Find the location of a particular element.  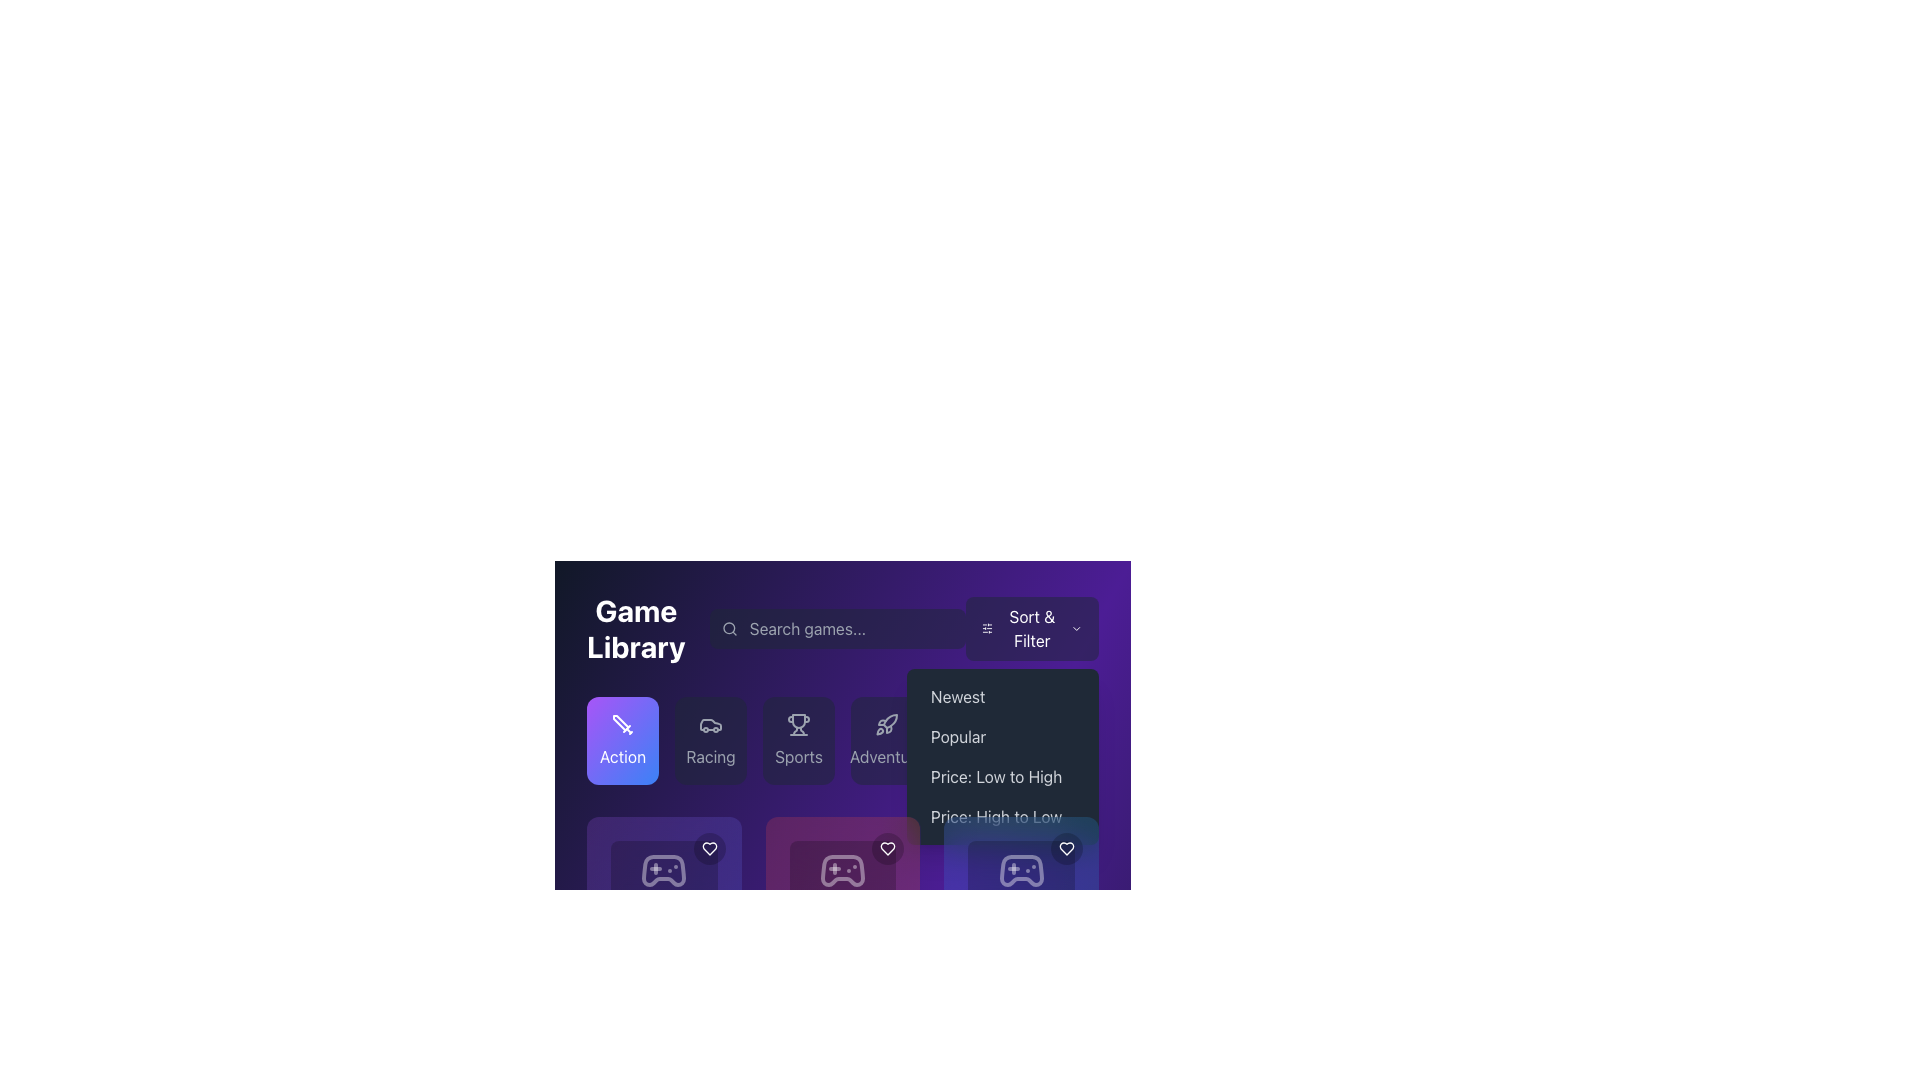

to select the third item in the modal dropdown menu styled with a dark background, located under the 'Sort & Filter' button in the top-right quadrant of the interface is located at coordinates (1003, 756).